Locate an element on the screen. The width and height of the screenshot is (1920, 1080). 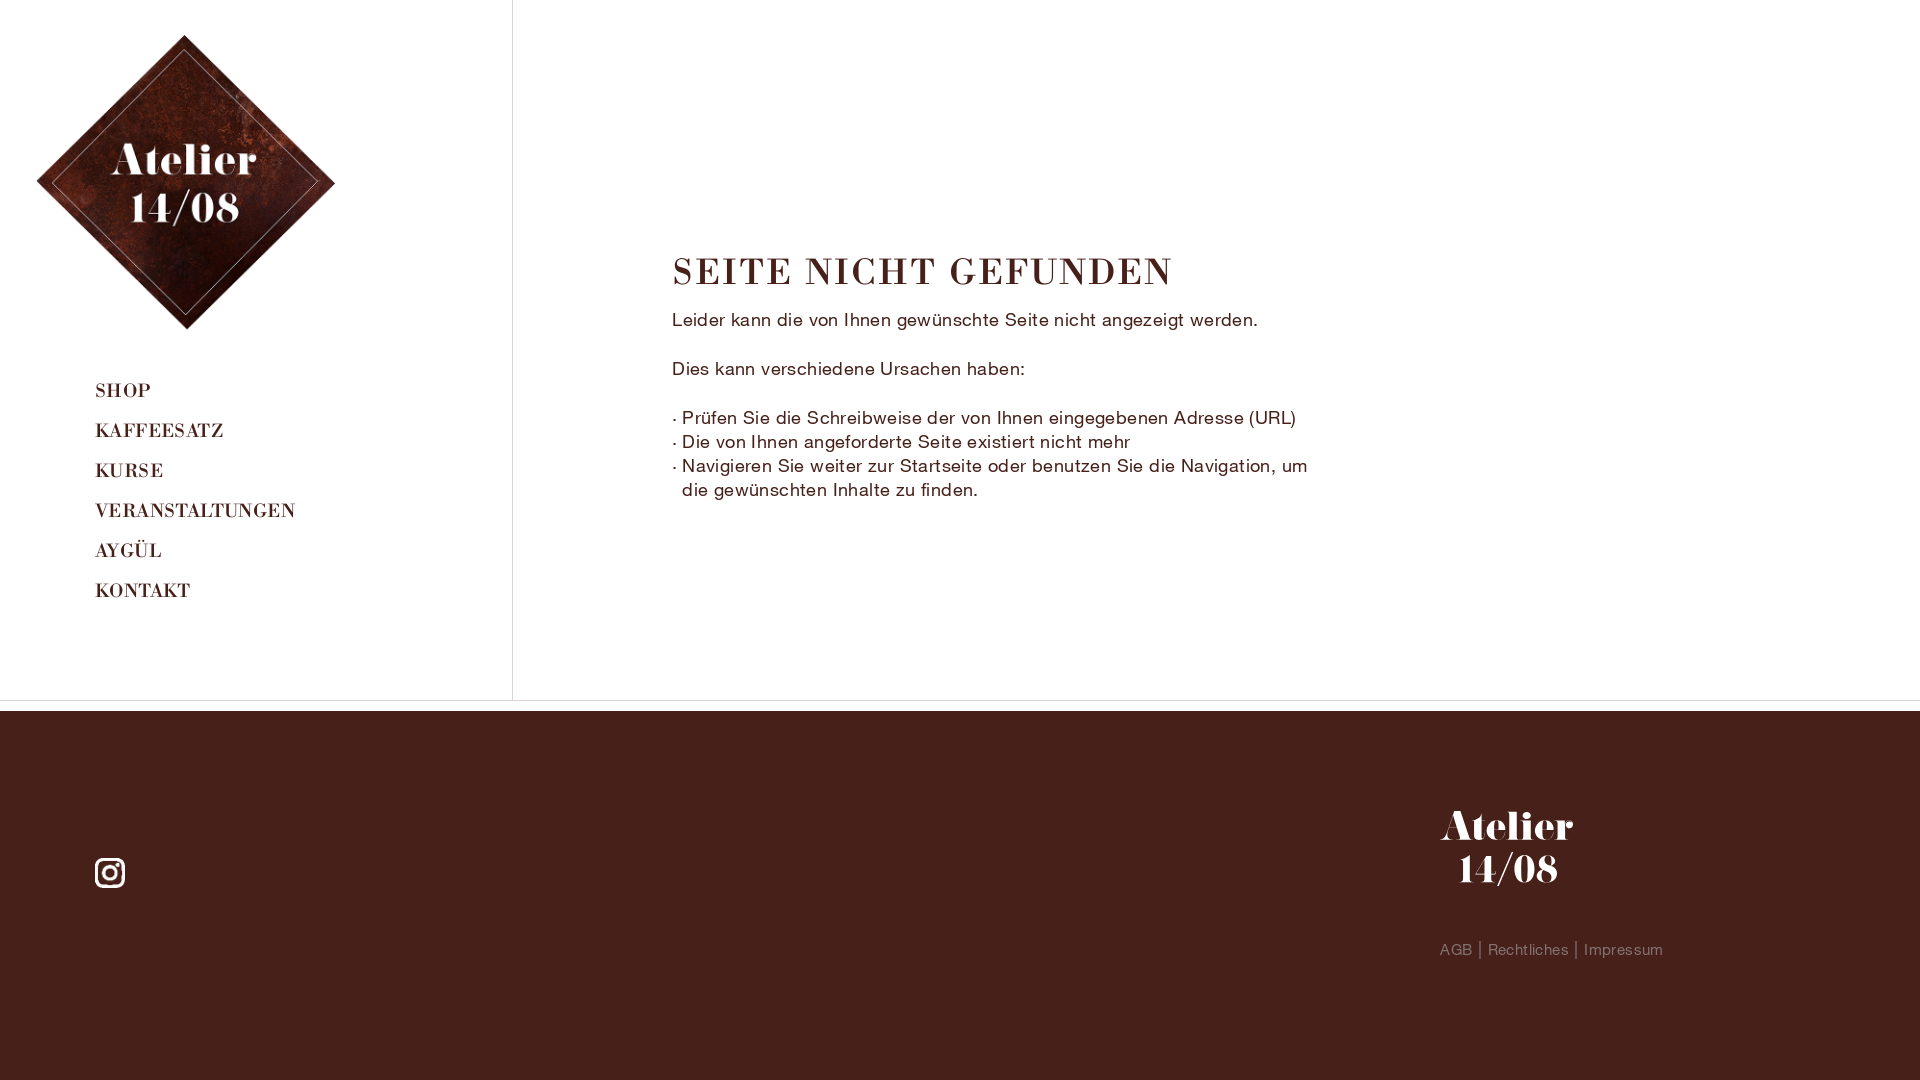
'AGB' is located at coordinates (1455, 947).